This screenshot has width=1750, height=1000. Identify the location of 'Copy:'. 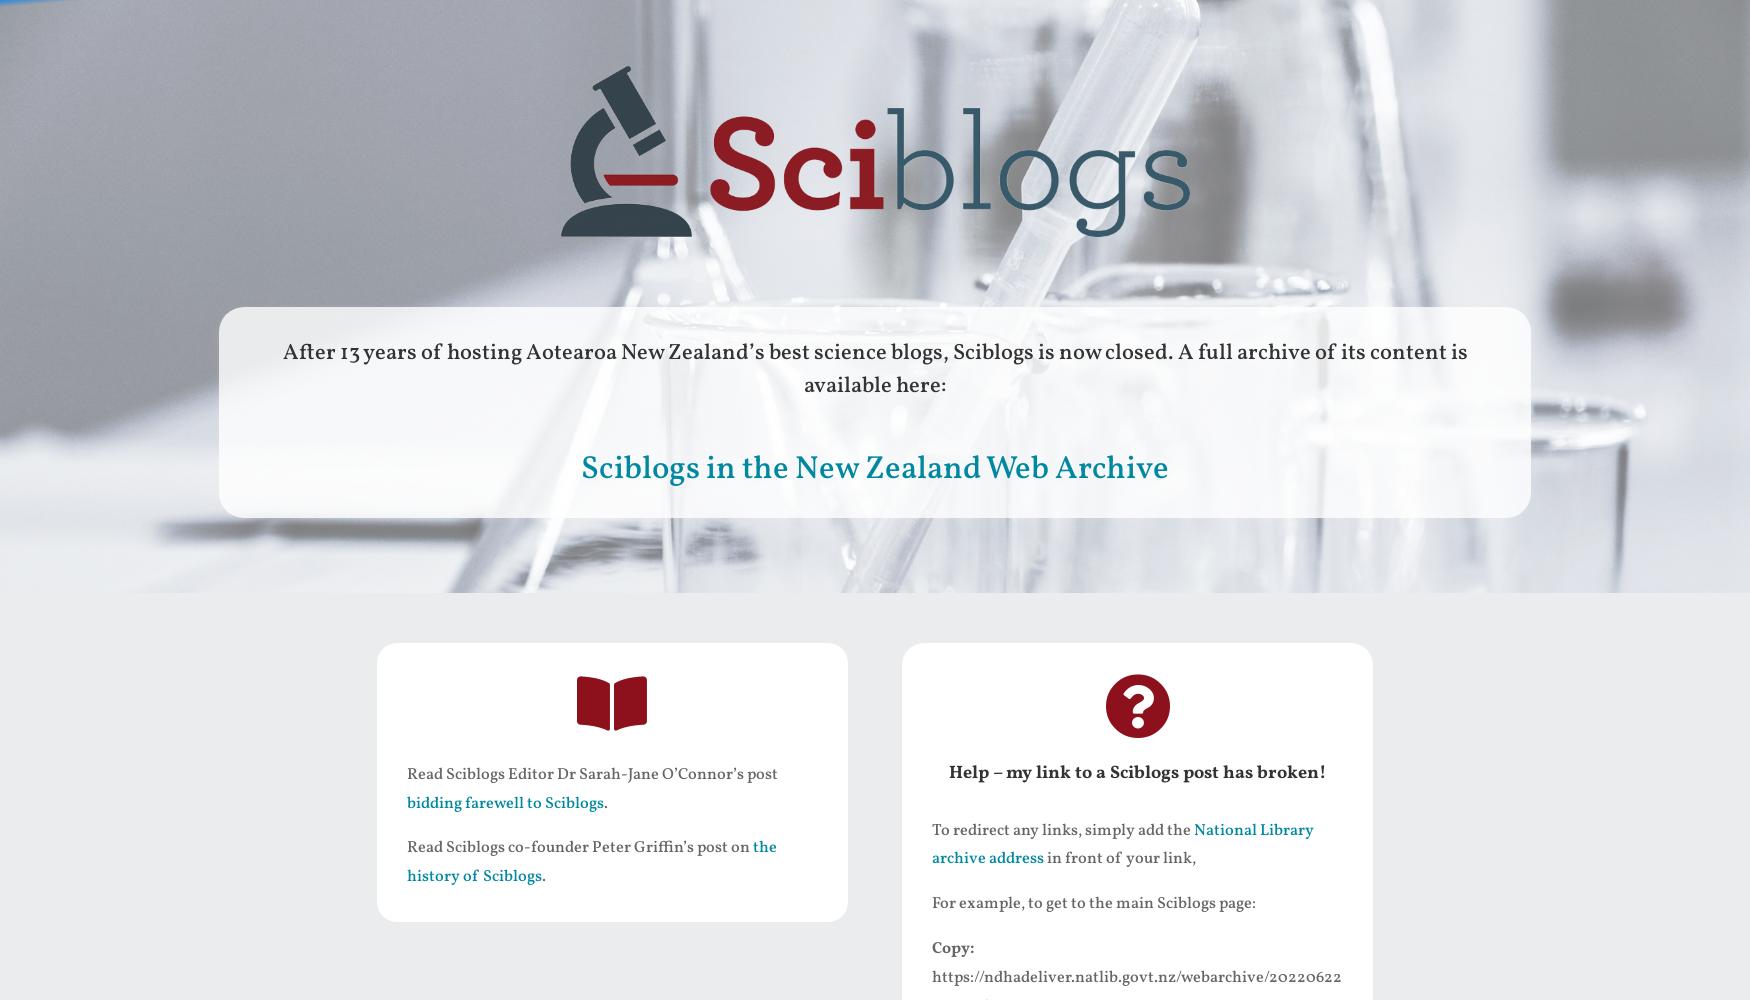
(931, 948).